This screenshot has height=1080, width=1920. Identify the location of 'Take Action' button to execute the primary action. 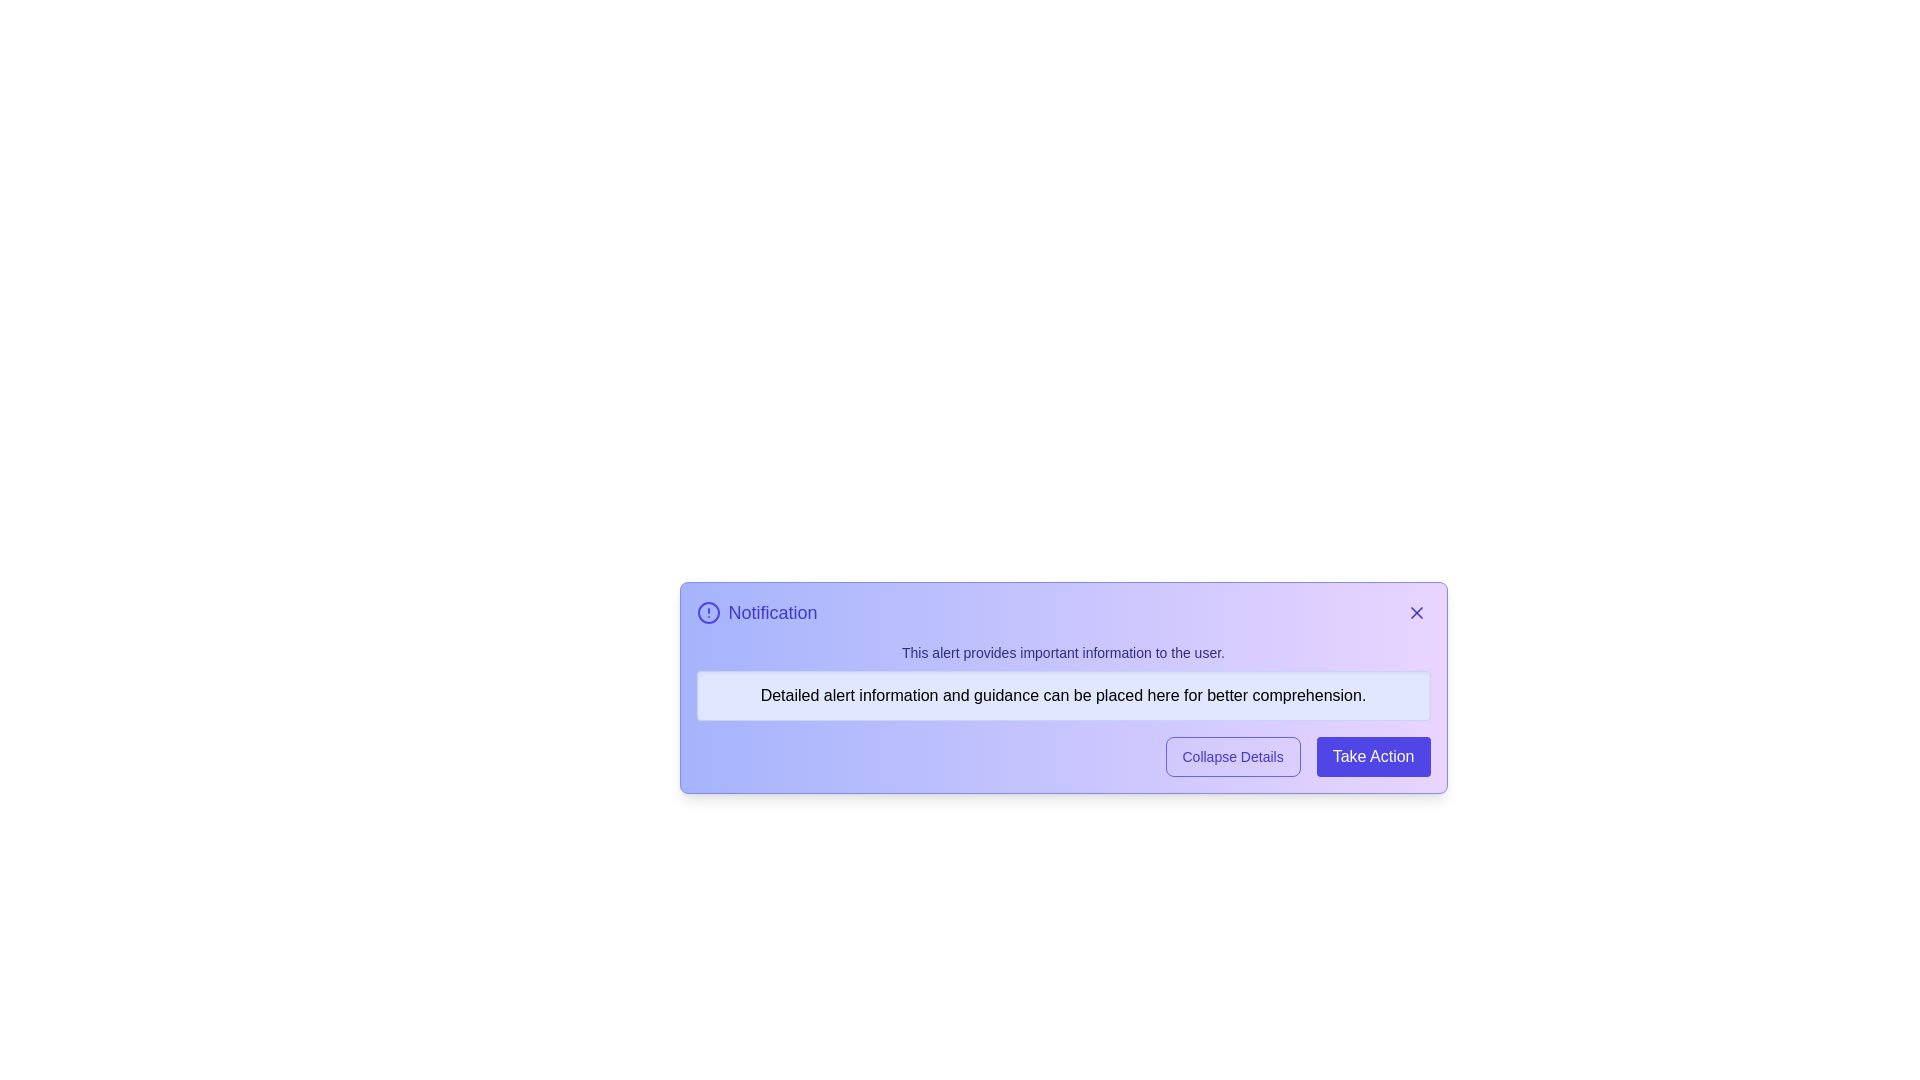
(1372, 756).